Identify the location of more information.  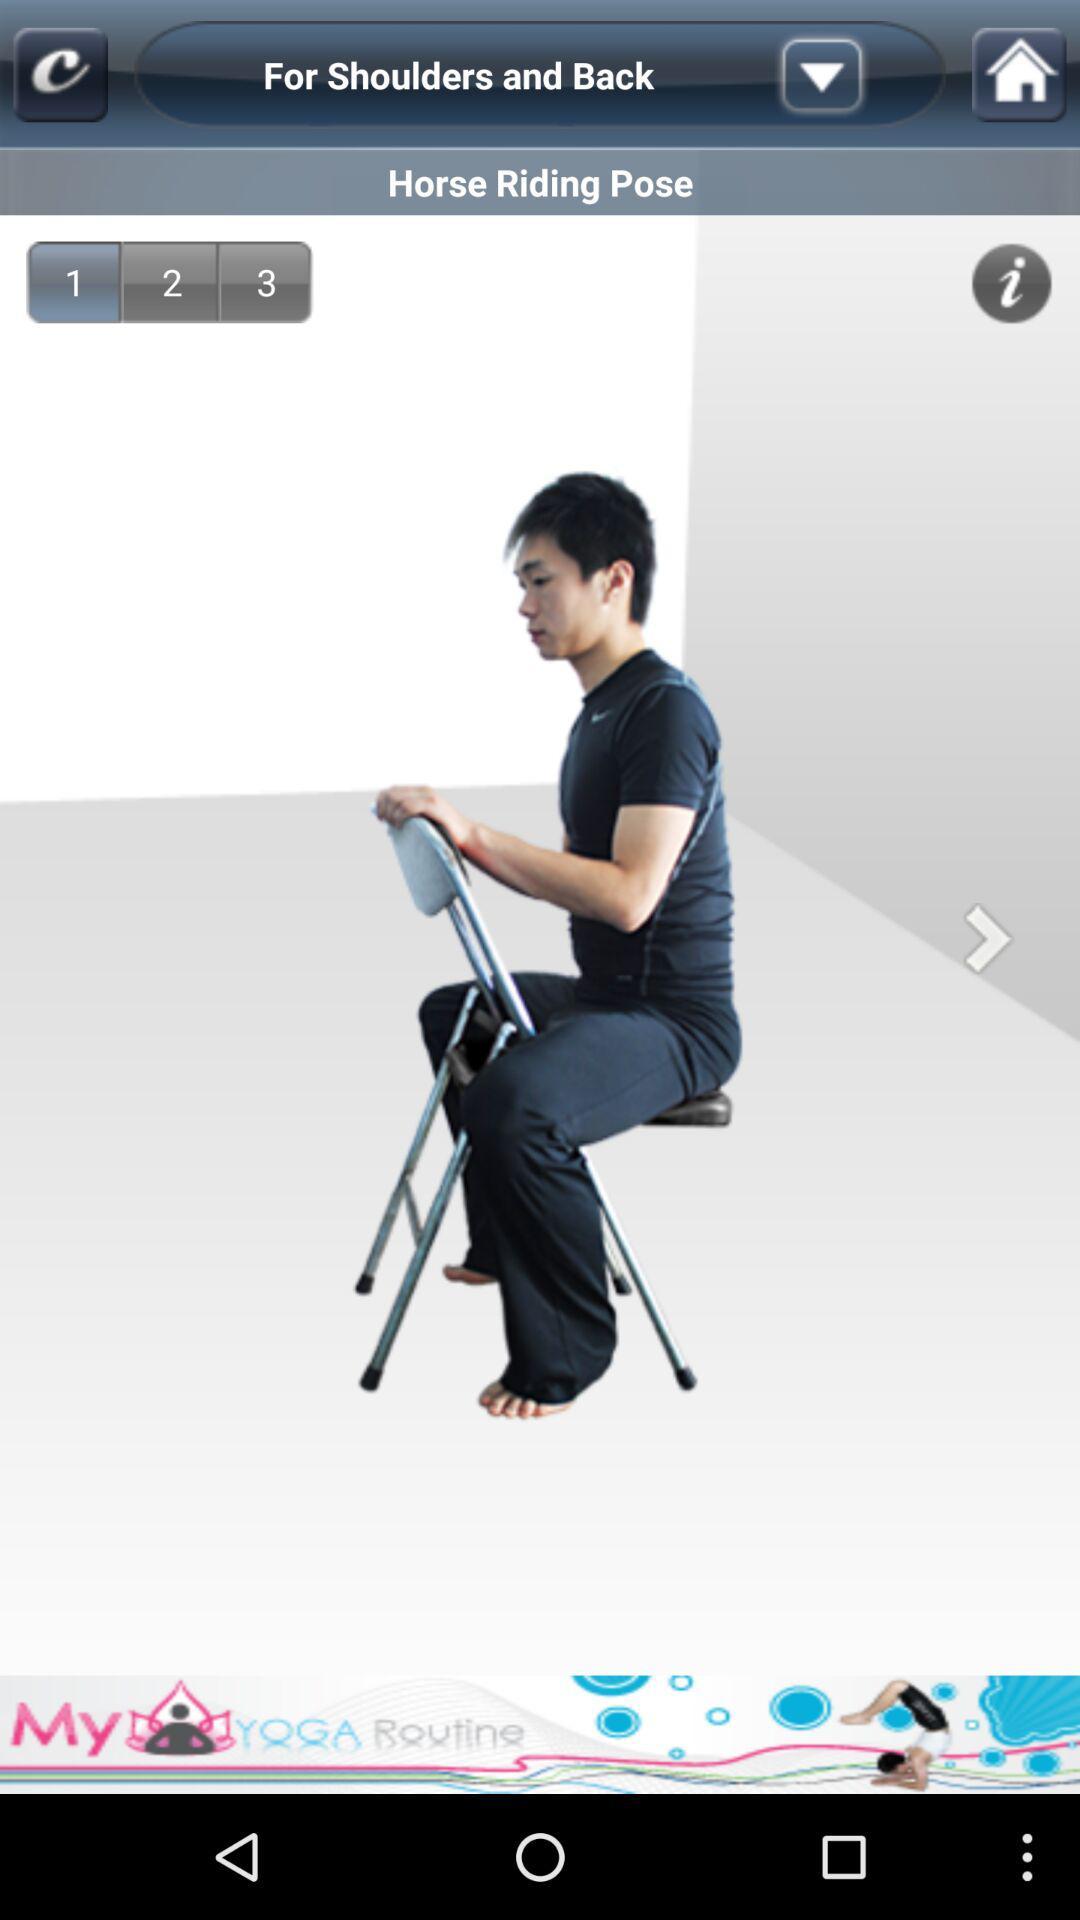
(1011, 282).